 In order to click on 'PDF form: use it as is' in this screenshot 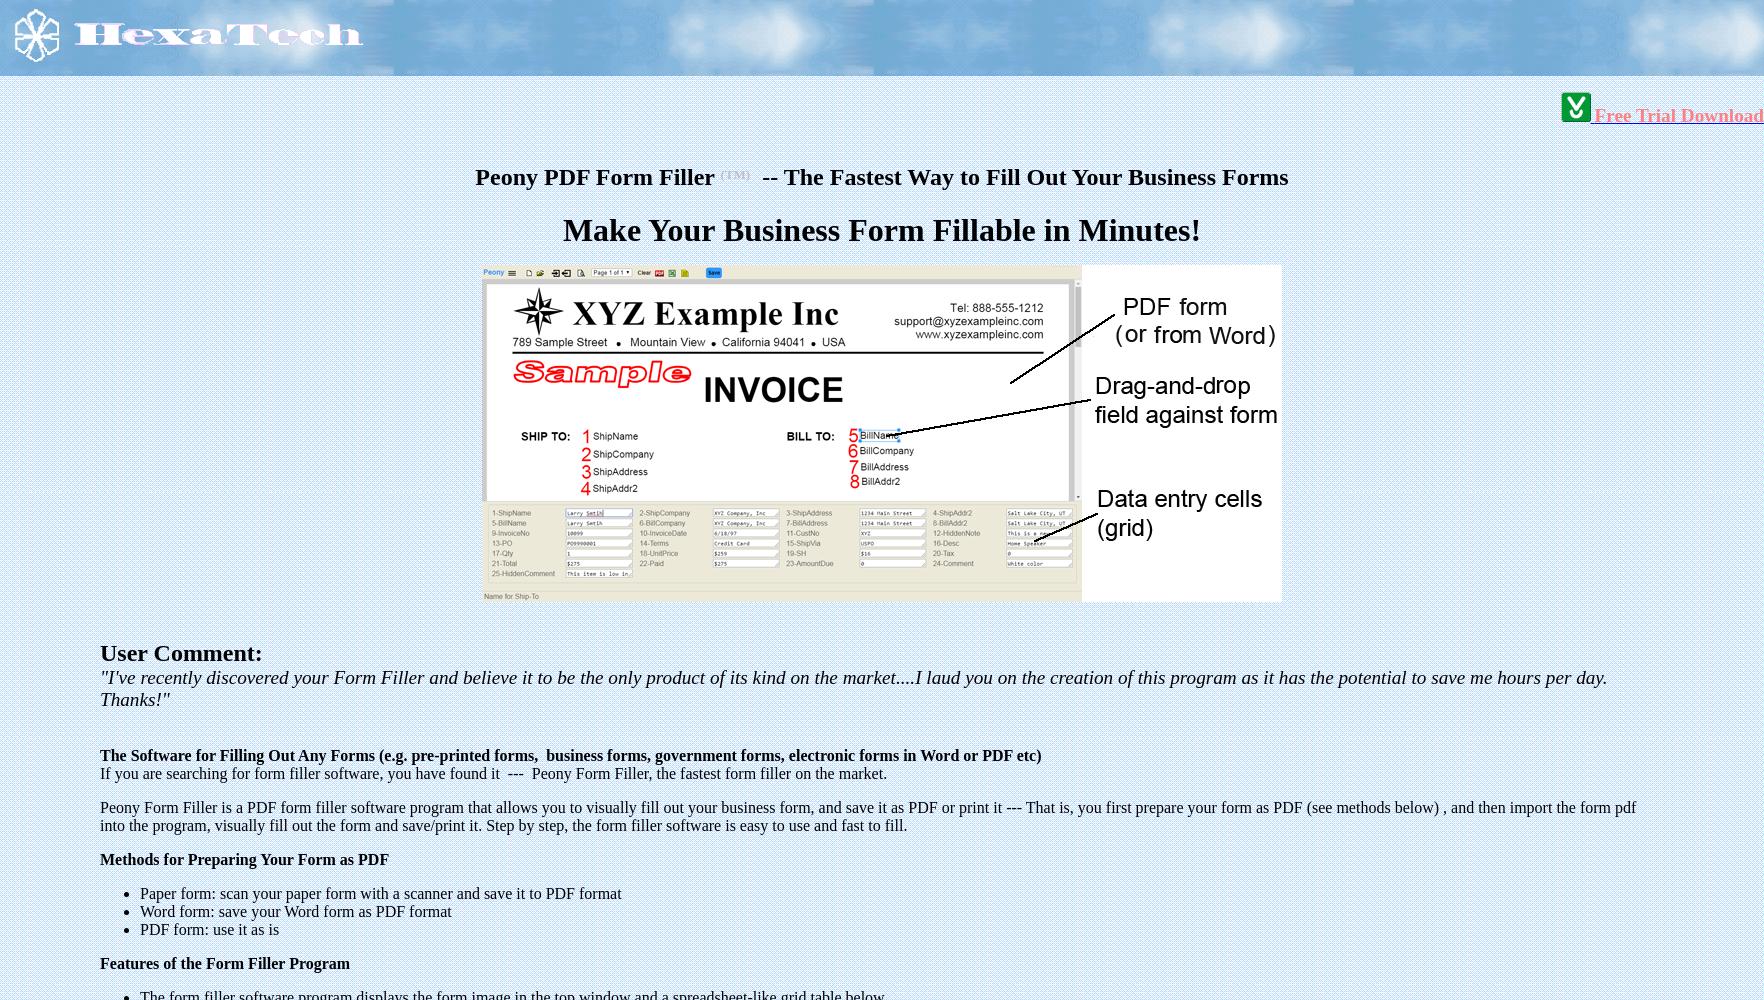, I will do `click(209, 929)`.